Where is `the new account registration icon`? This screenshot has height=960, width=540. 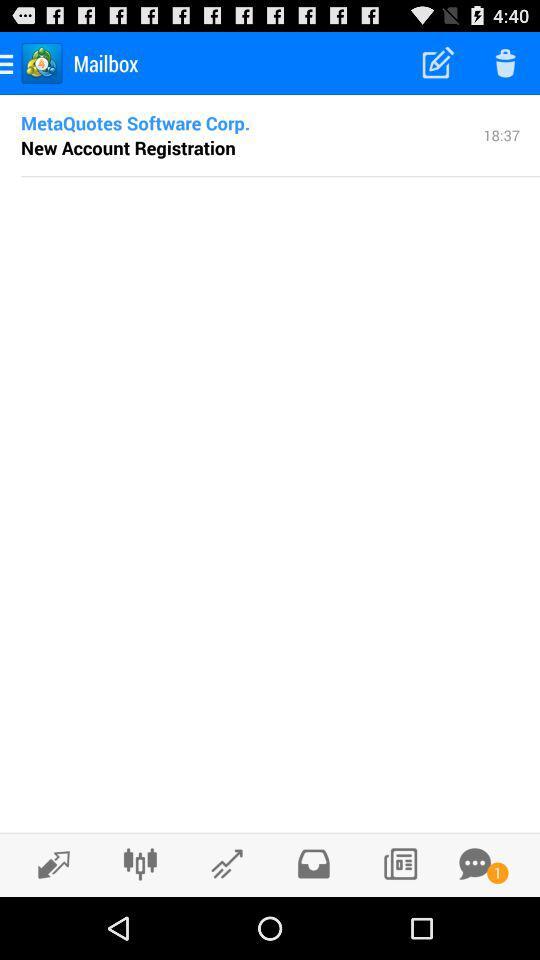
the new account registration icon is located at coordinates (128, 146).